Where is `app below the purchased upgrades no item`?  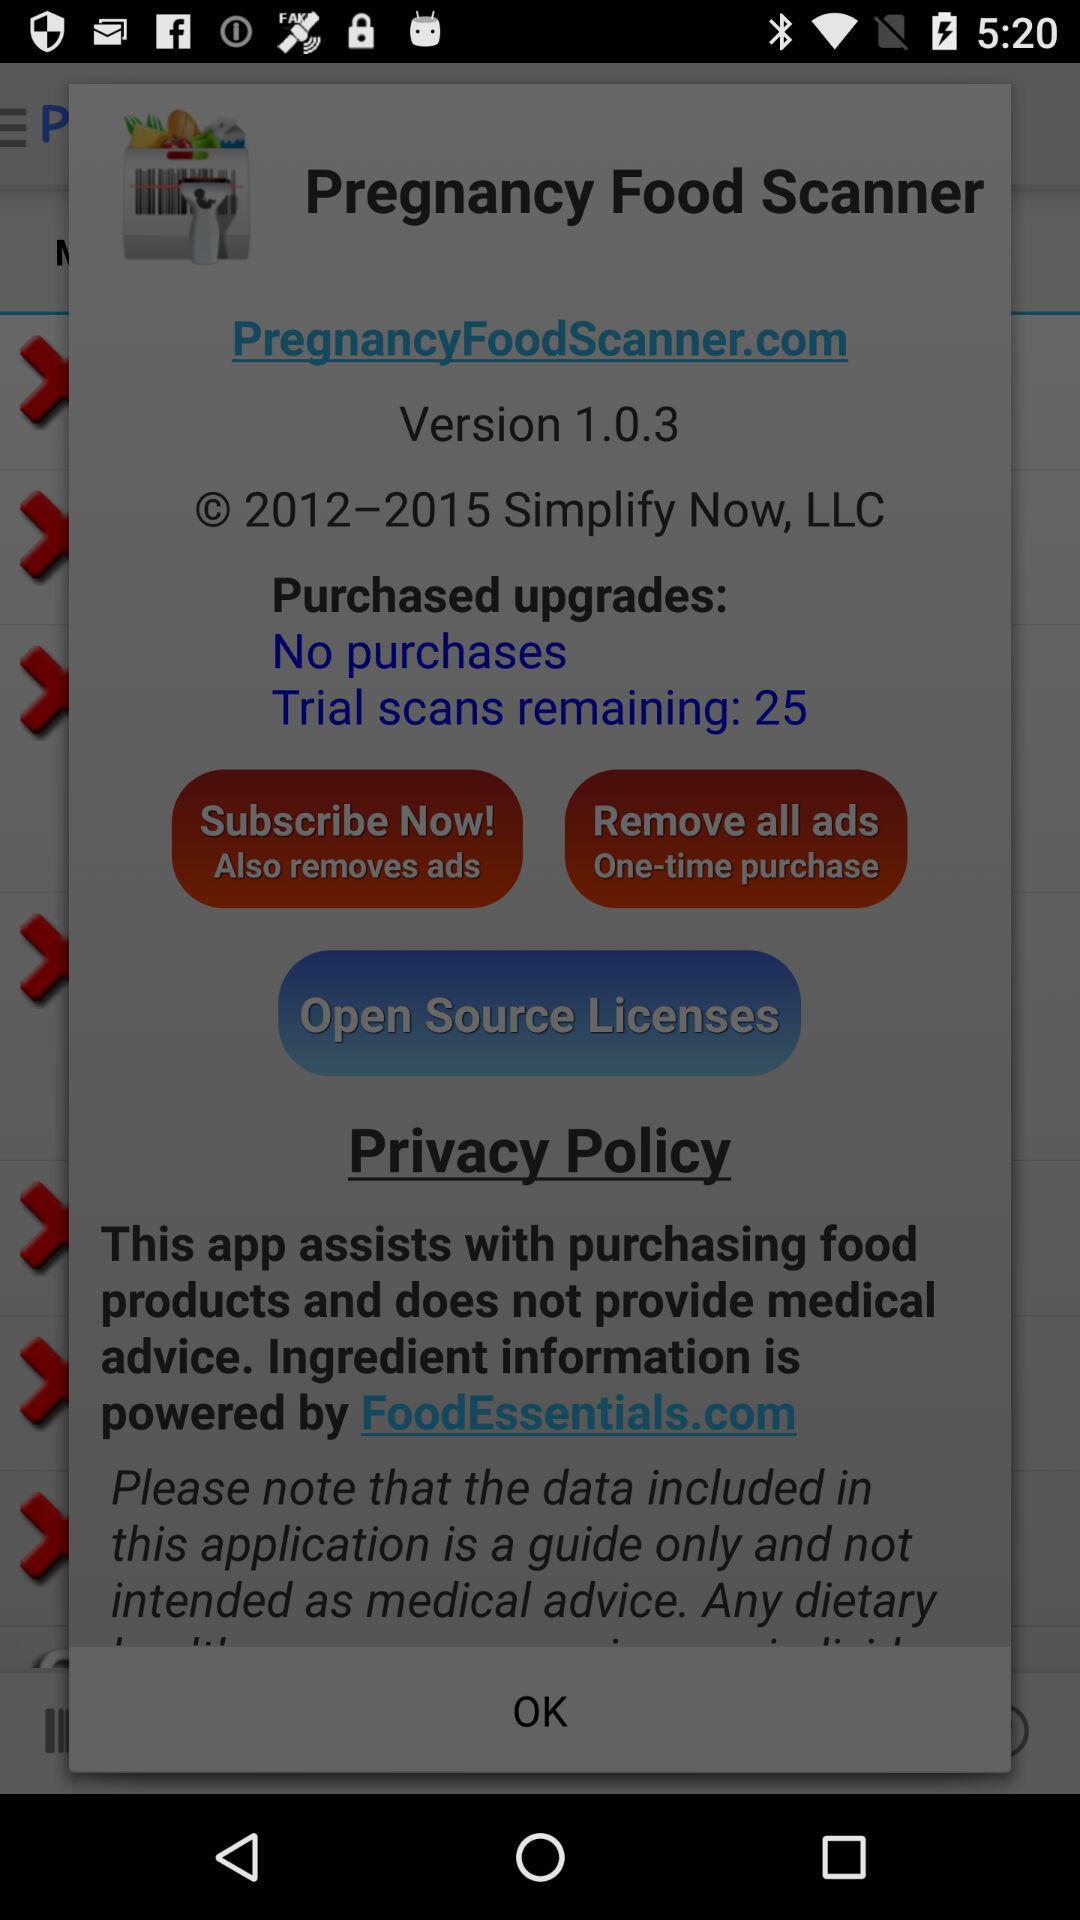 app below the purchased upgrades no item is located at coordinates (346, 838).